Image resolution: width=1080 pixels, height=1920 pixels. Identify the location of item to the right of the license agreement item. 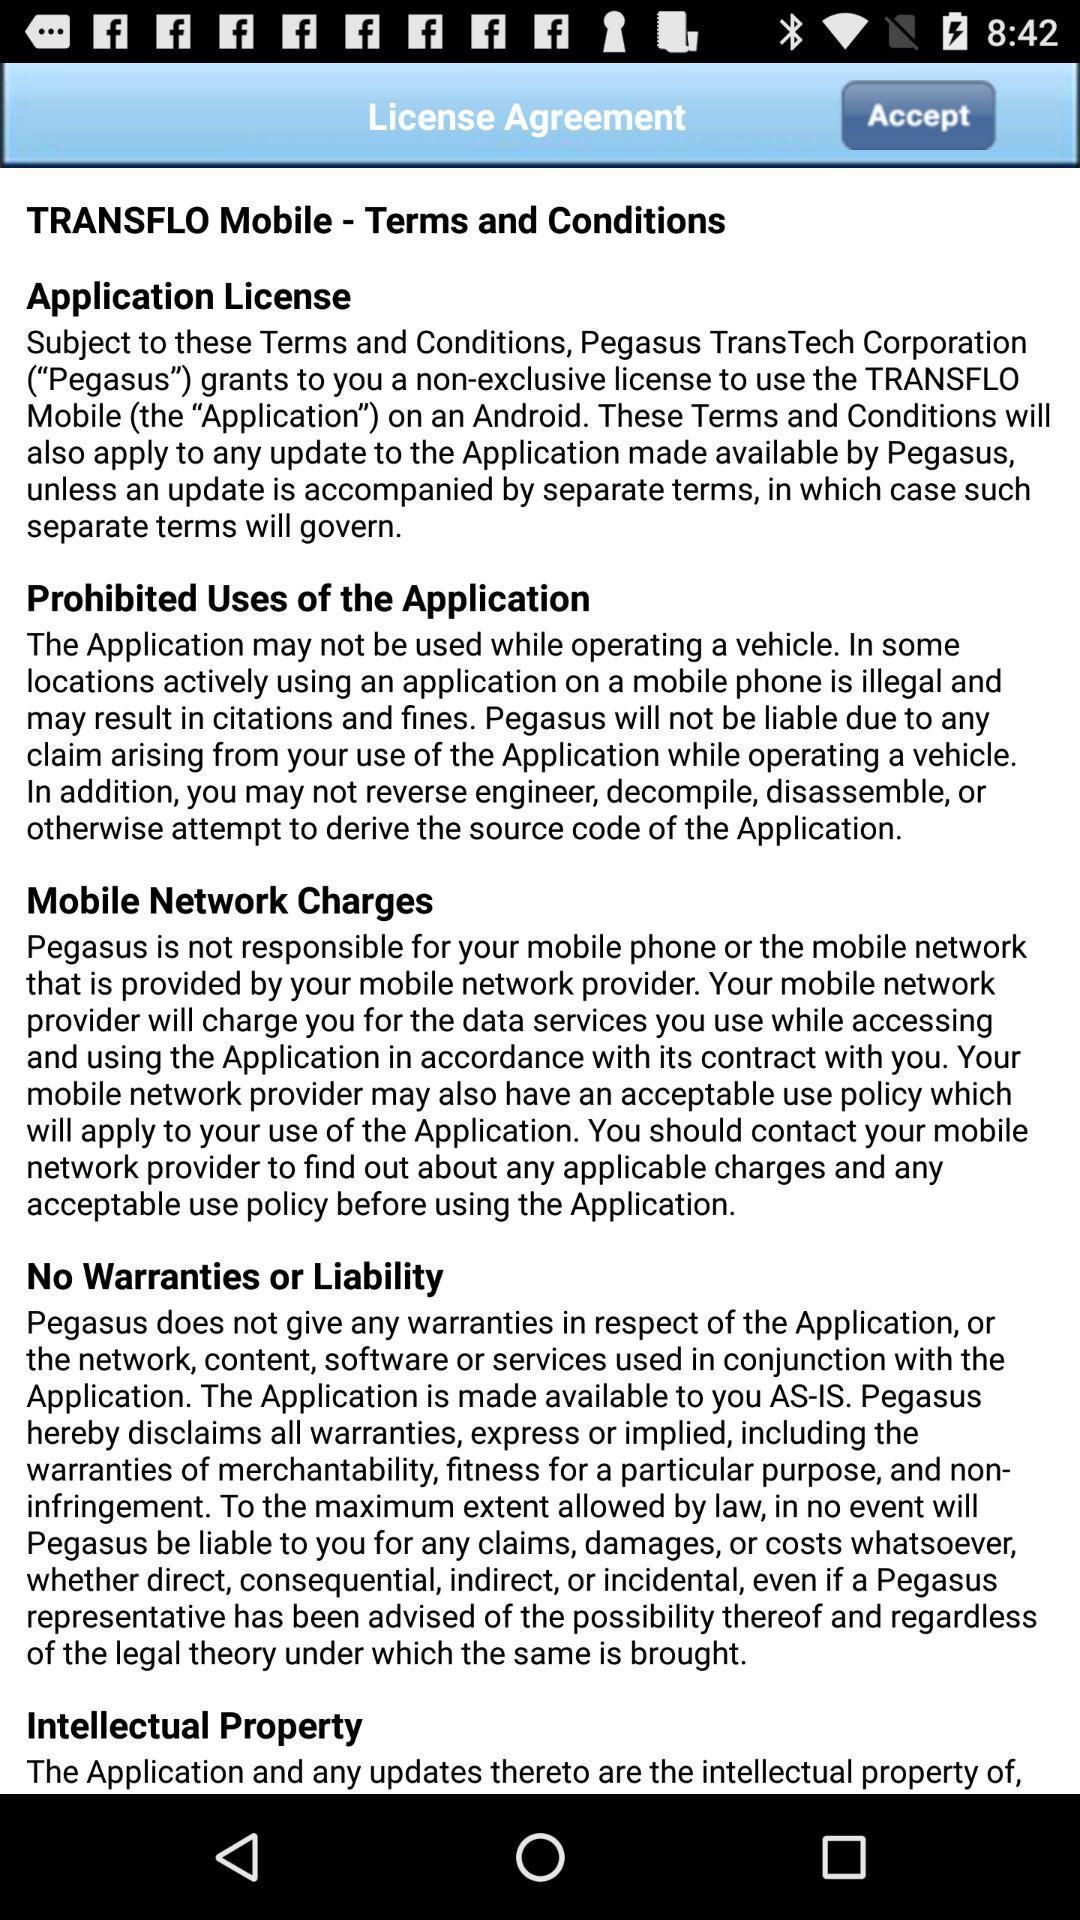
(917, 114).